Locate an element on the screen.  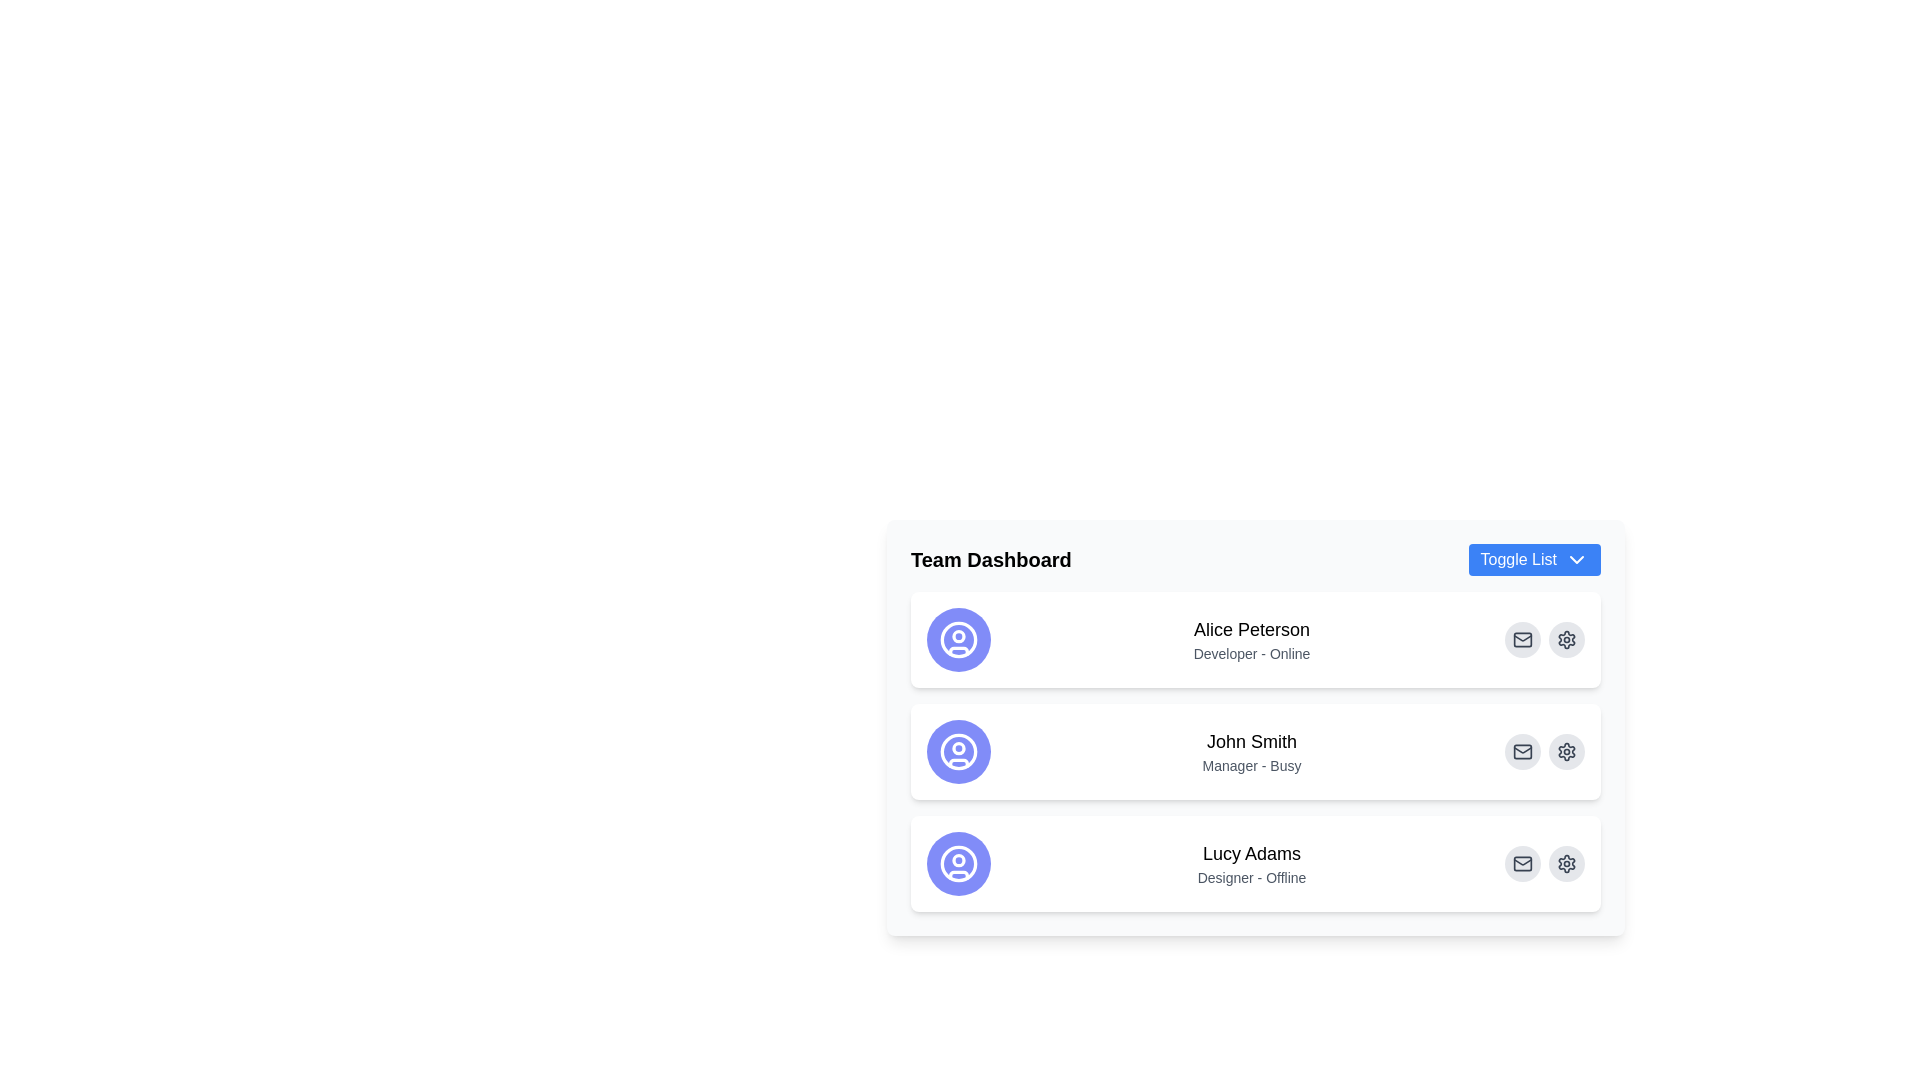
the 'Settings' button for the user 'Lucy Adams', which is the last button is located at coordinates (1565, 863).